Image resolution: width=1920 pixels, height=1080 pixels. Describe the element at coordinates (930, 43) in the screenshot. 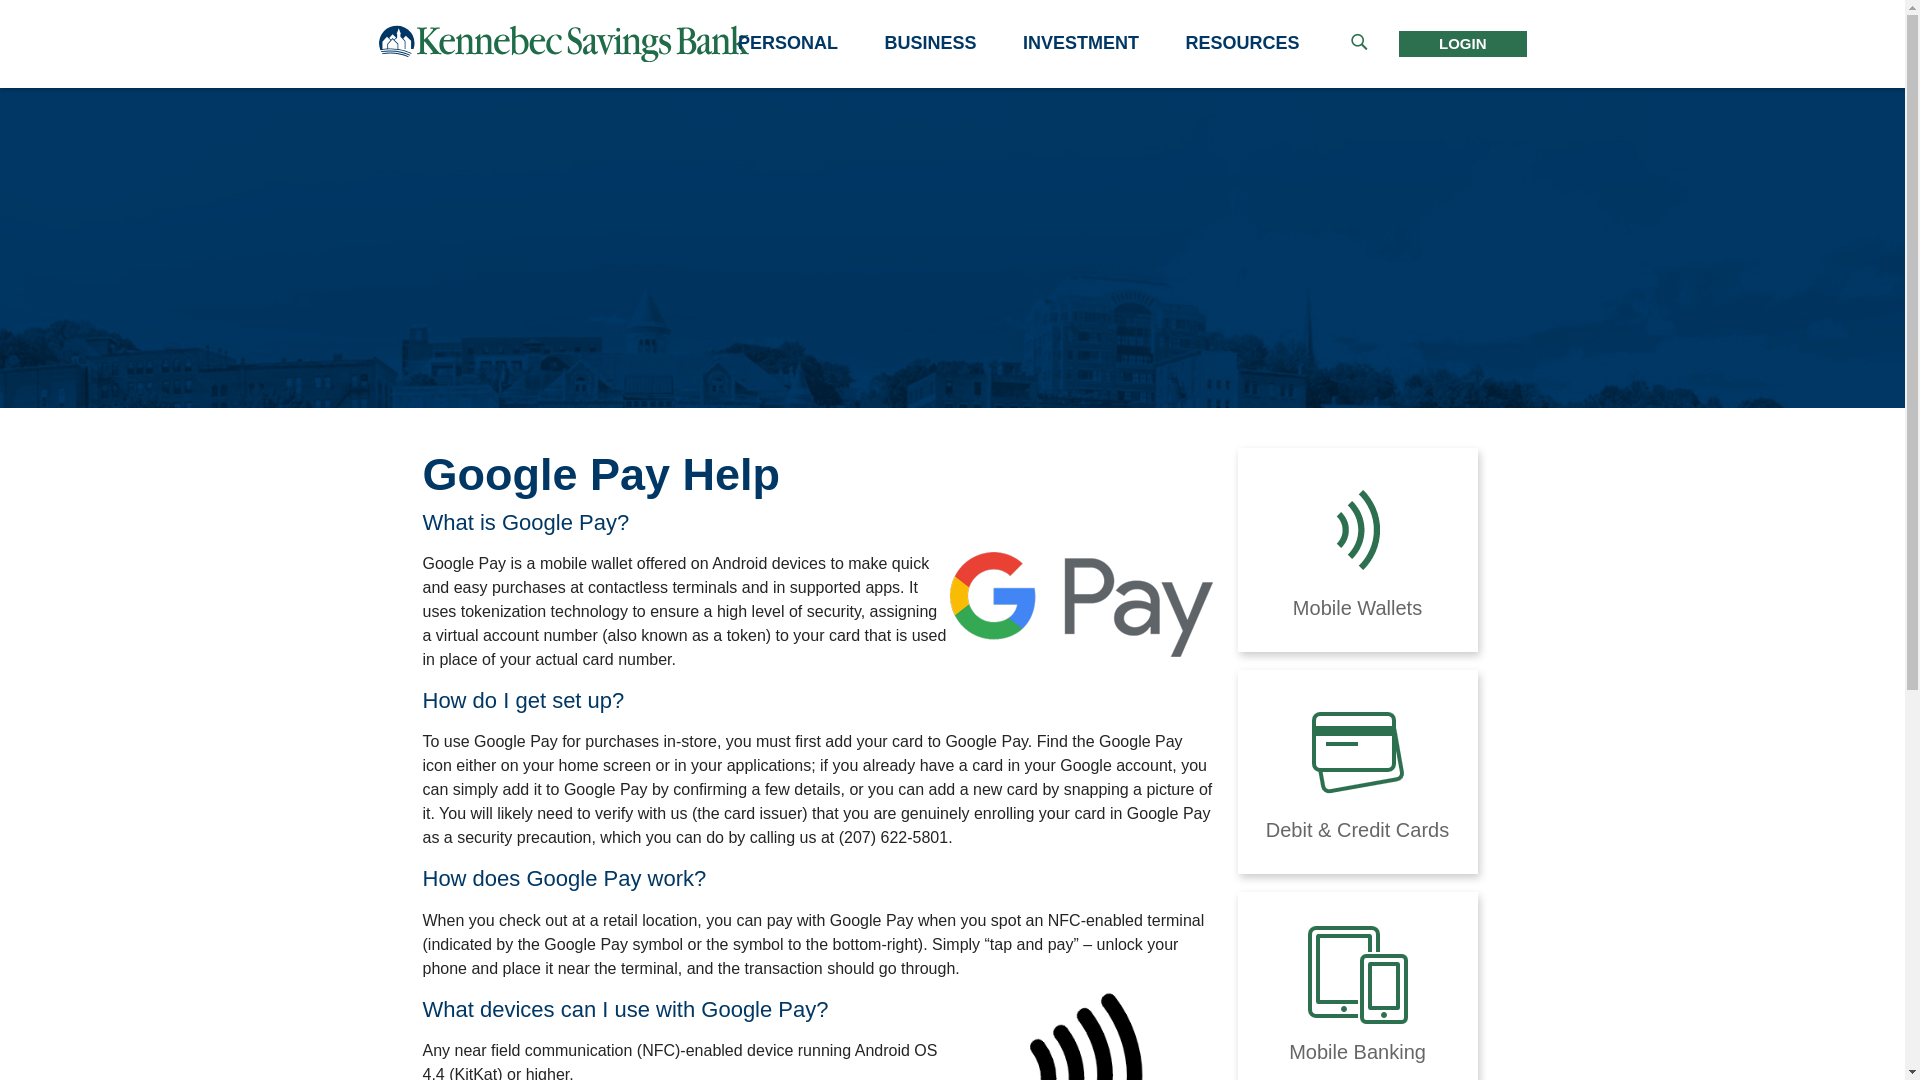

I see `'BUSINESS'` at that location.